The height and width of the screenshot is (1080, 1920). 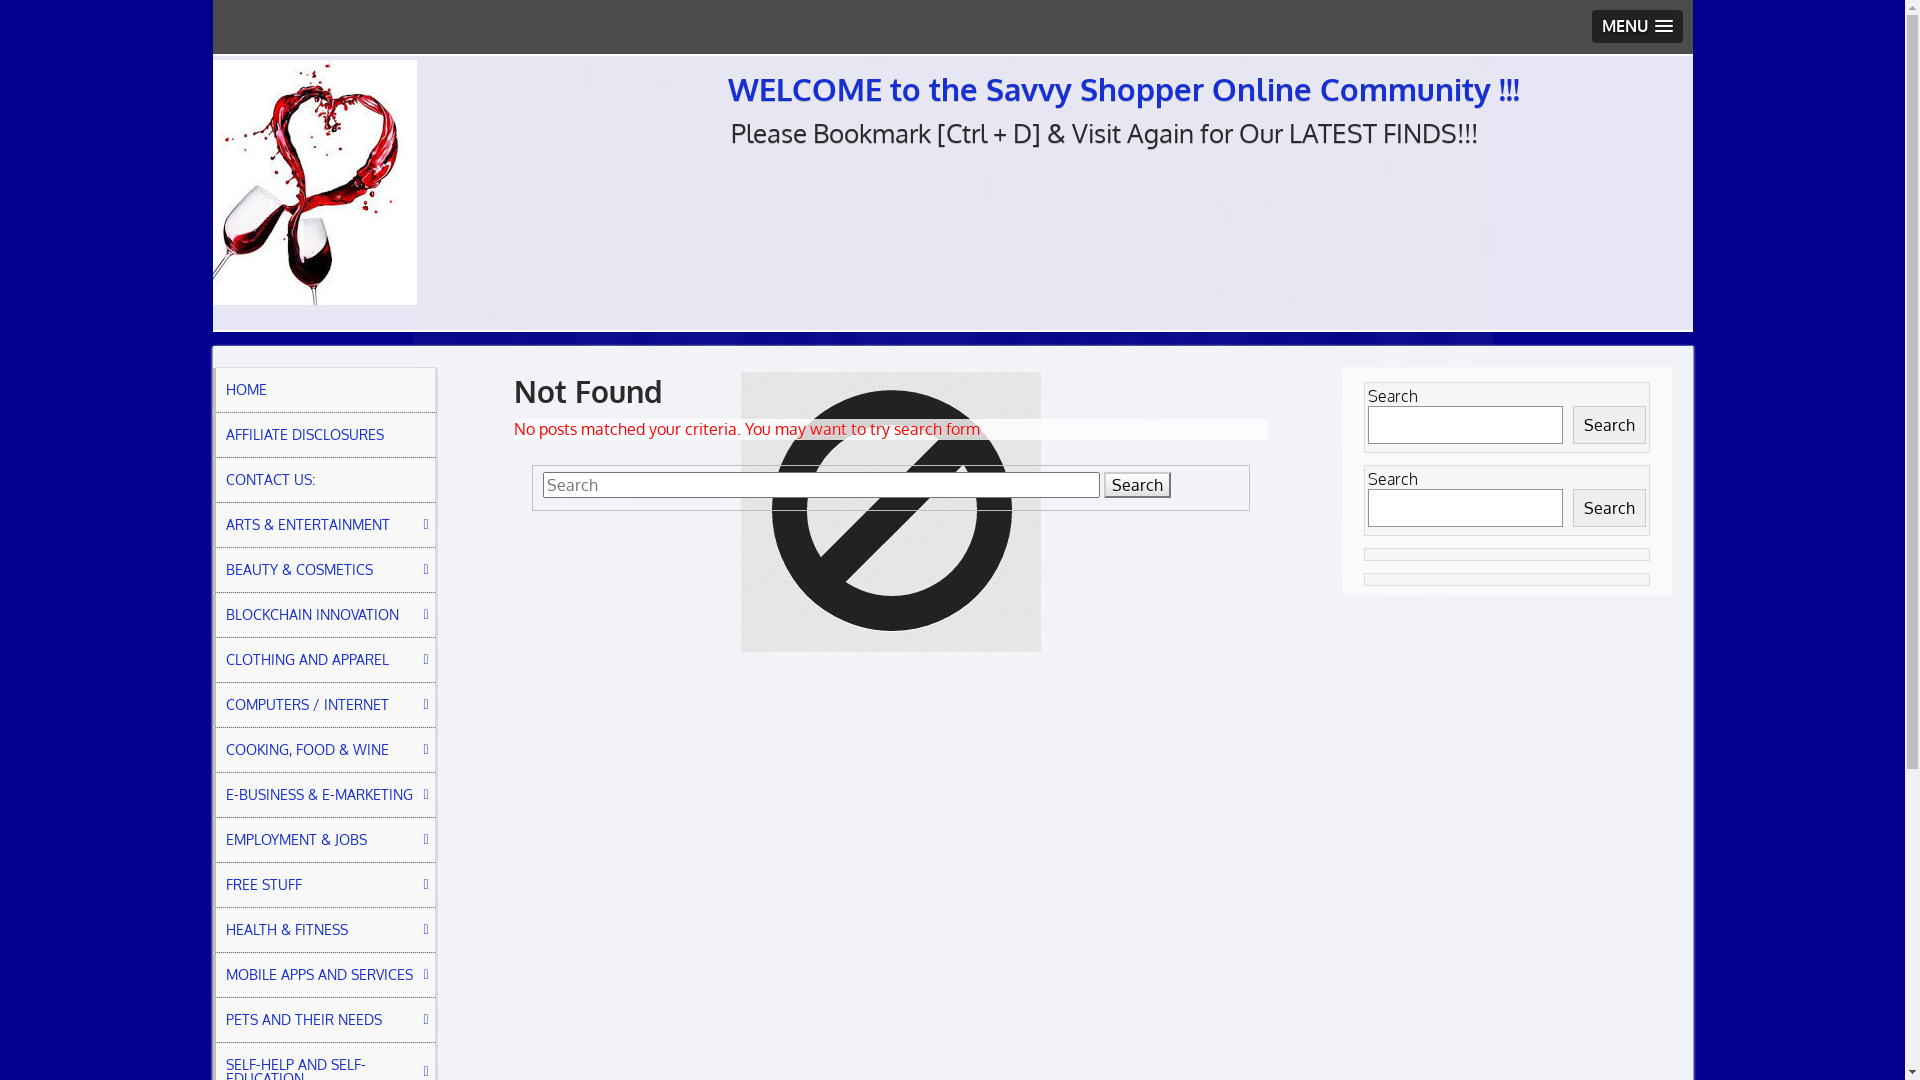 I want to click on 'HEALTH & FITNESS', so click(x=324, y=929).